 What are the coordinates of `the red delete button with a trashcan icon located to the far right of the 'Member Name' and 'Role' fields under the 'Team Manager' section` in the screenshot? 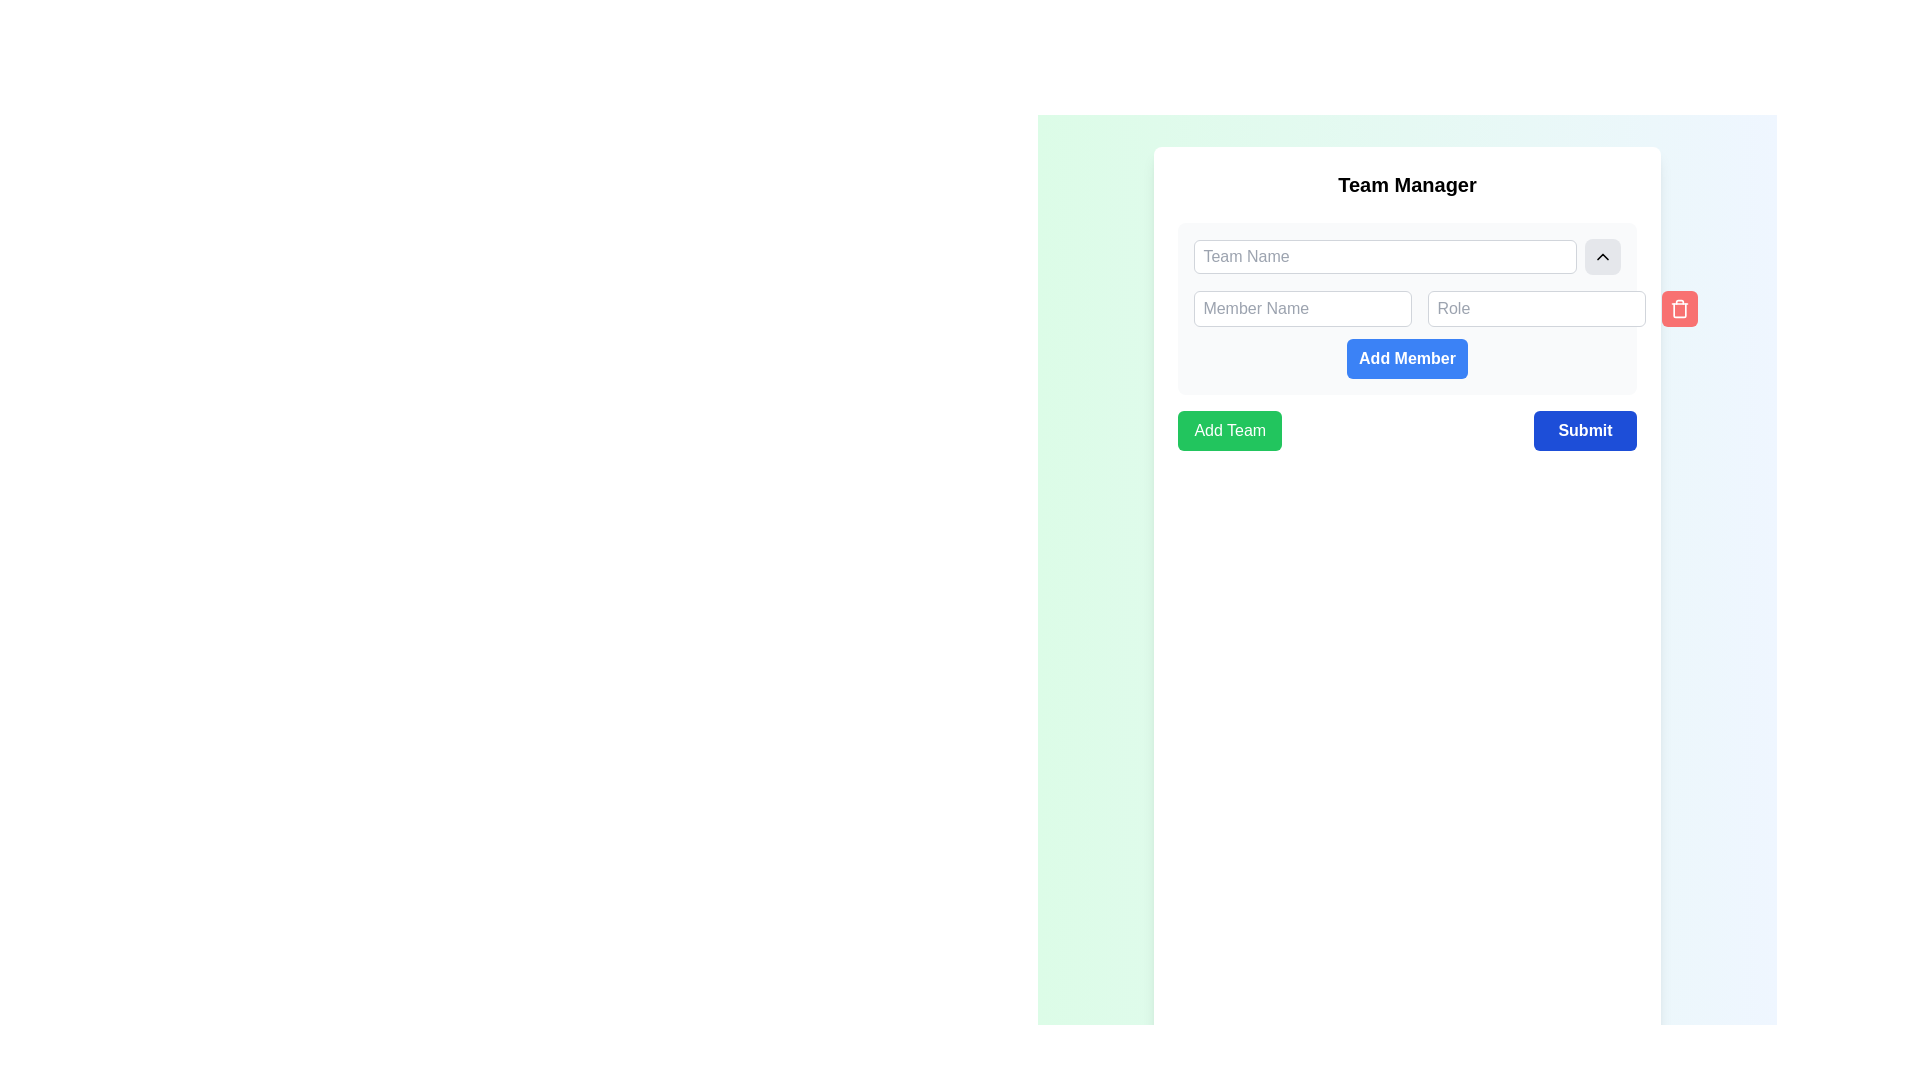 It's located at (1680, 308).